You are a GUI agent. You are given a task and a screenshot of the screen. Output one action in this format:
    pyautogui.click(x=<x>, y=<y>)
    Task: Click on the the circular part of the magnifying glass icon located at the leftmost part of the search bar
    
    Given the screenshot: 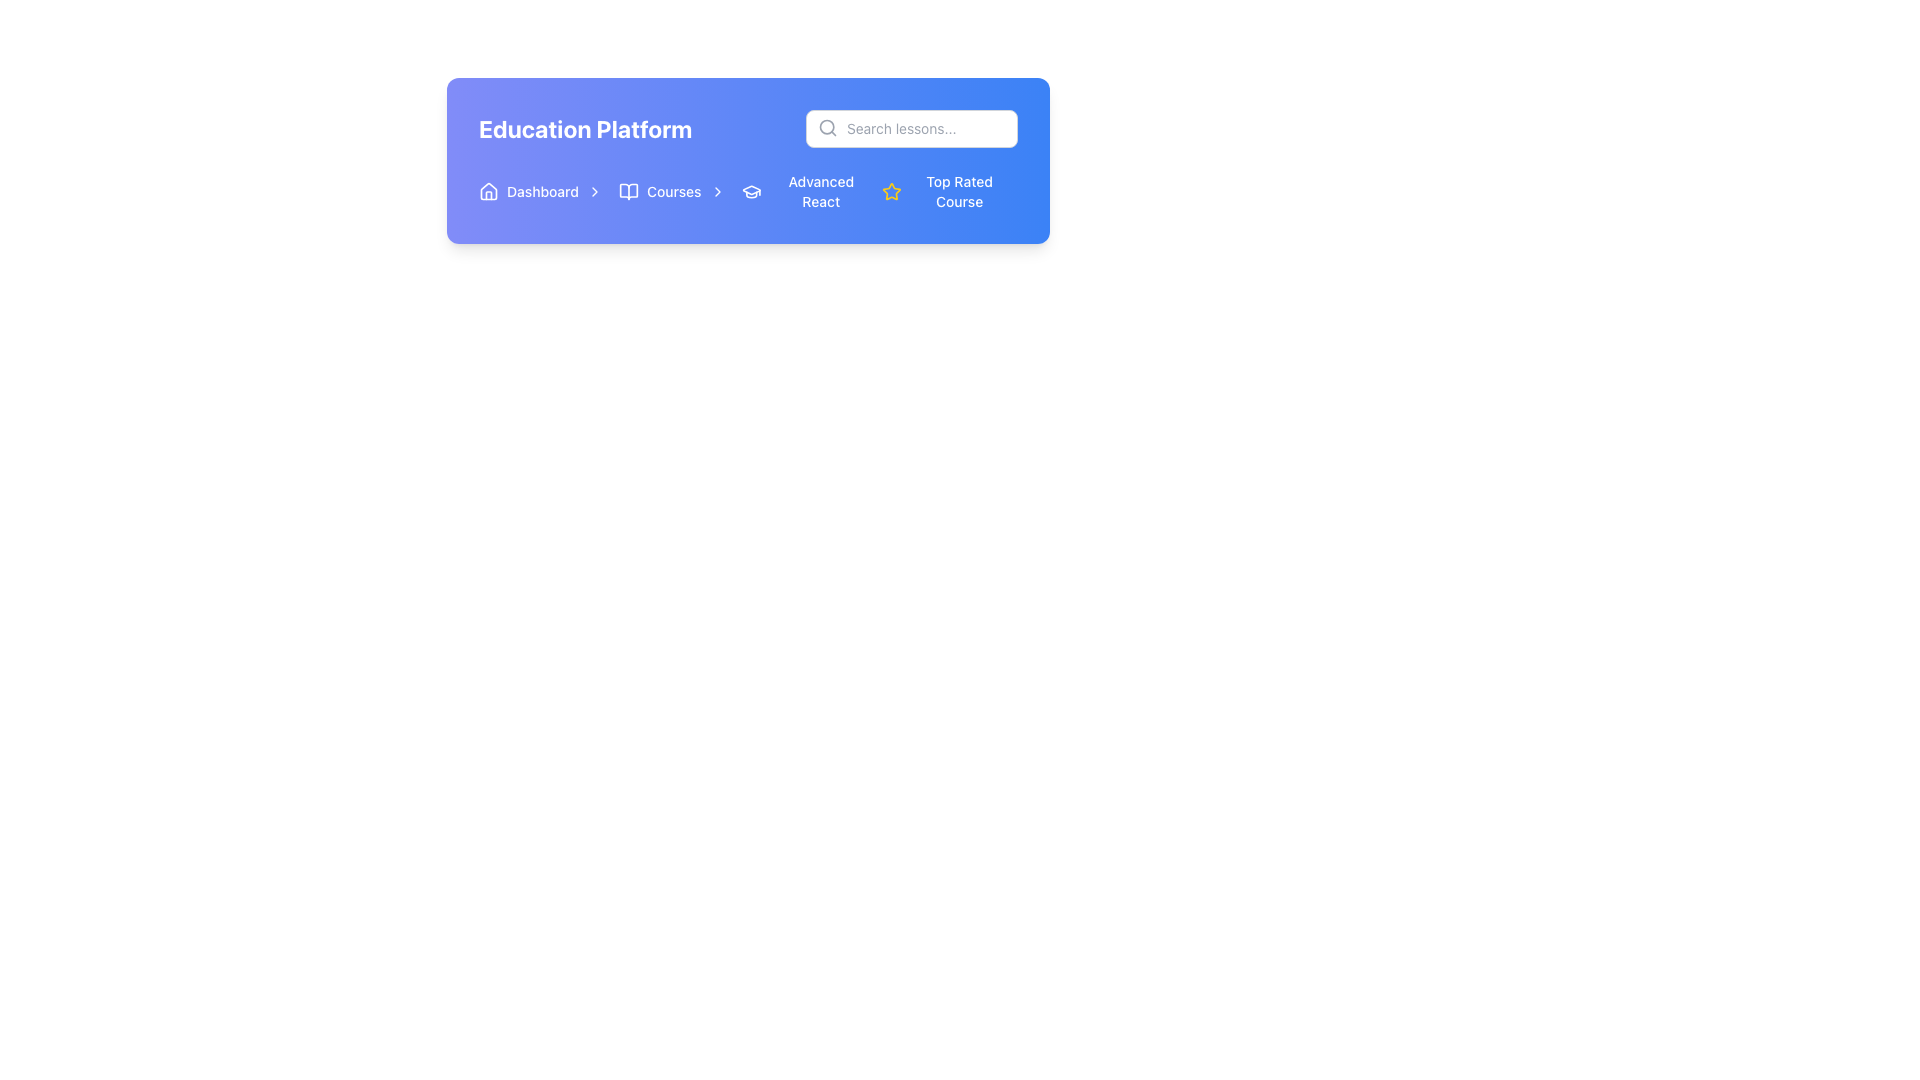 What is the action you would take?
    pyautogui.click(x=827, y=127)
    